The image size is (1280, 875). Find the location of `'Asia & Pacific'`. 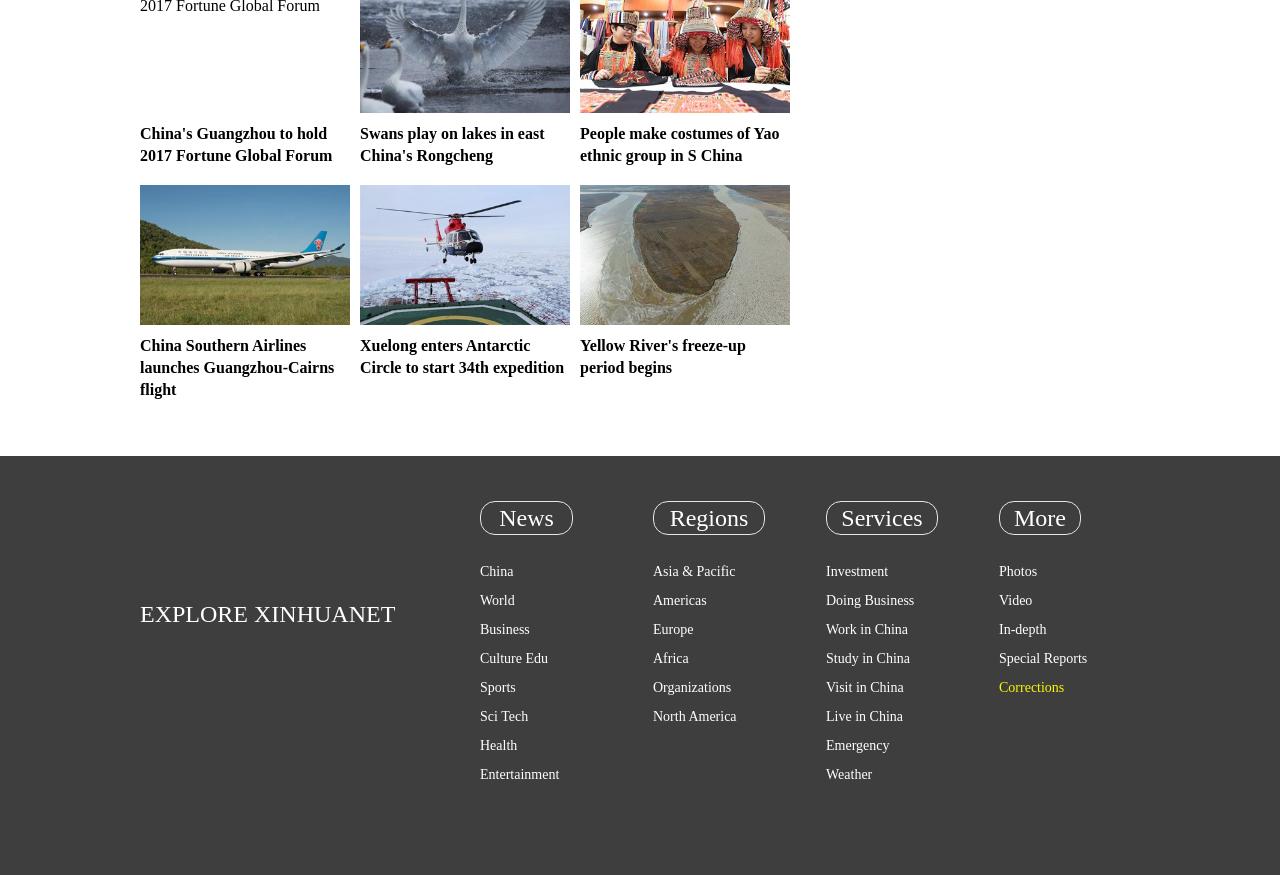

'Asia & Pacific' is located at coordinates (653, 571).